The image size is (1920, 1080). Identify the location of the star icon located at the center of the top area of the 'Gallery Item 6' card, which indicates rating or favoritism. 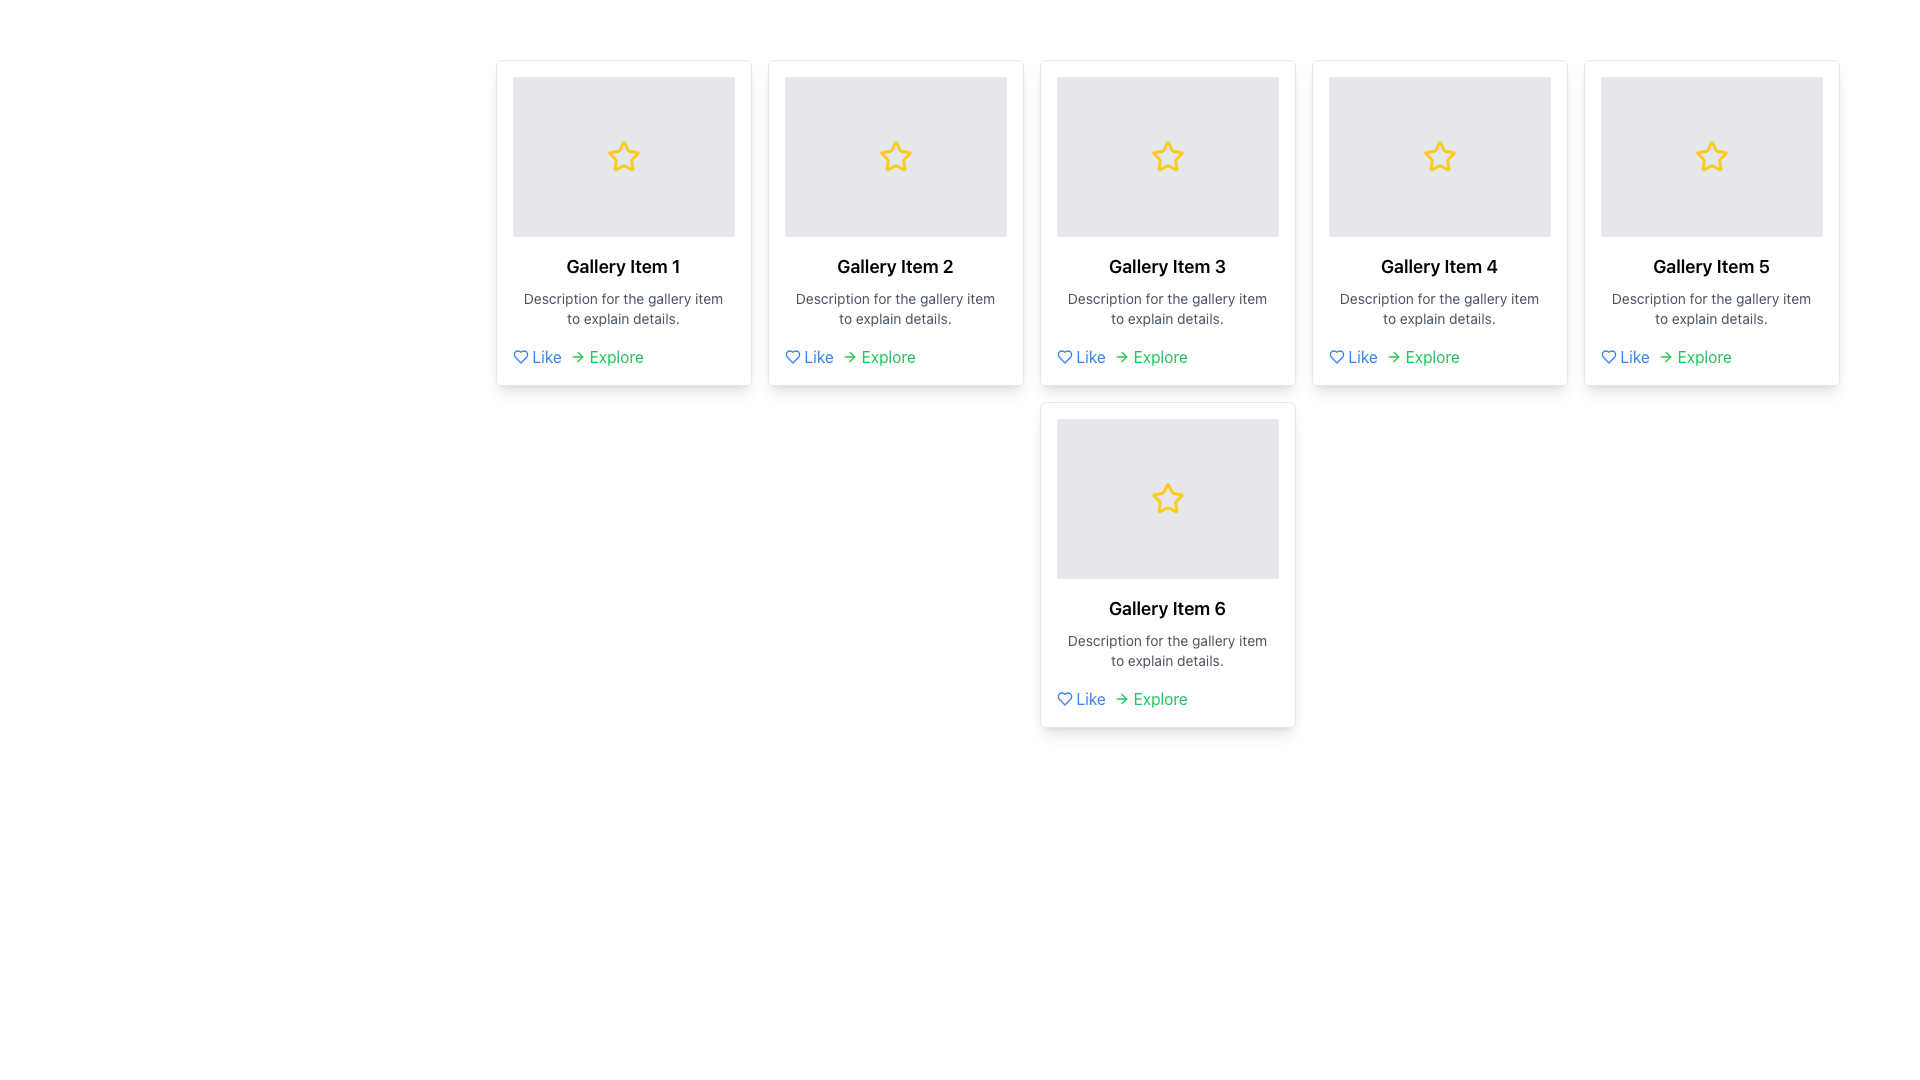
(1167, 497).